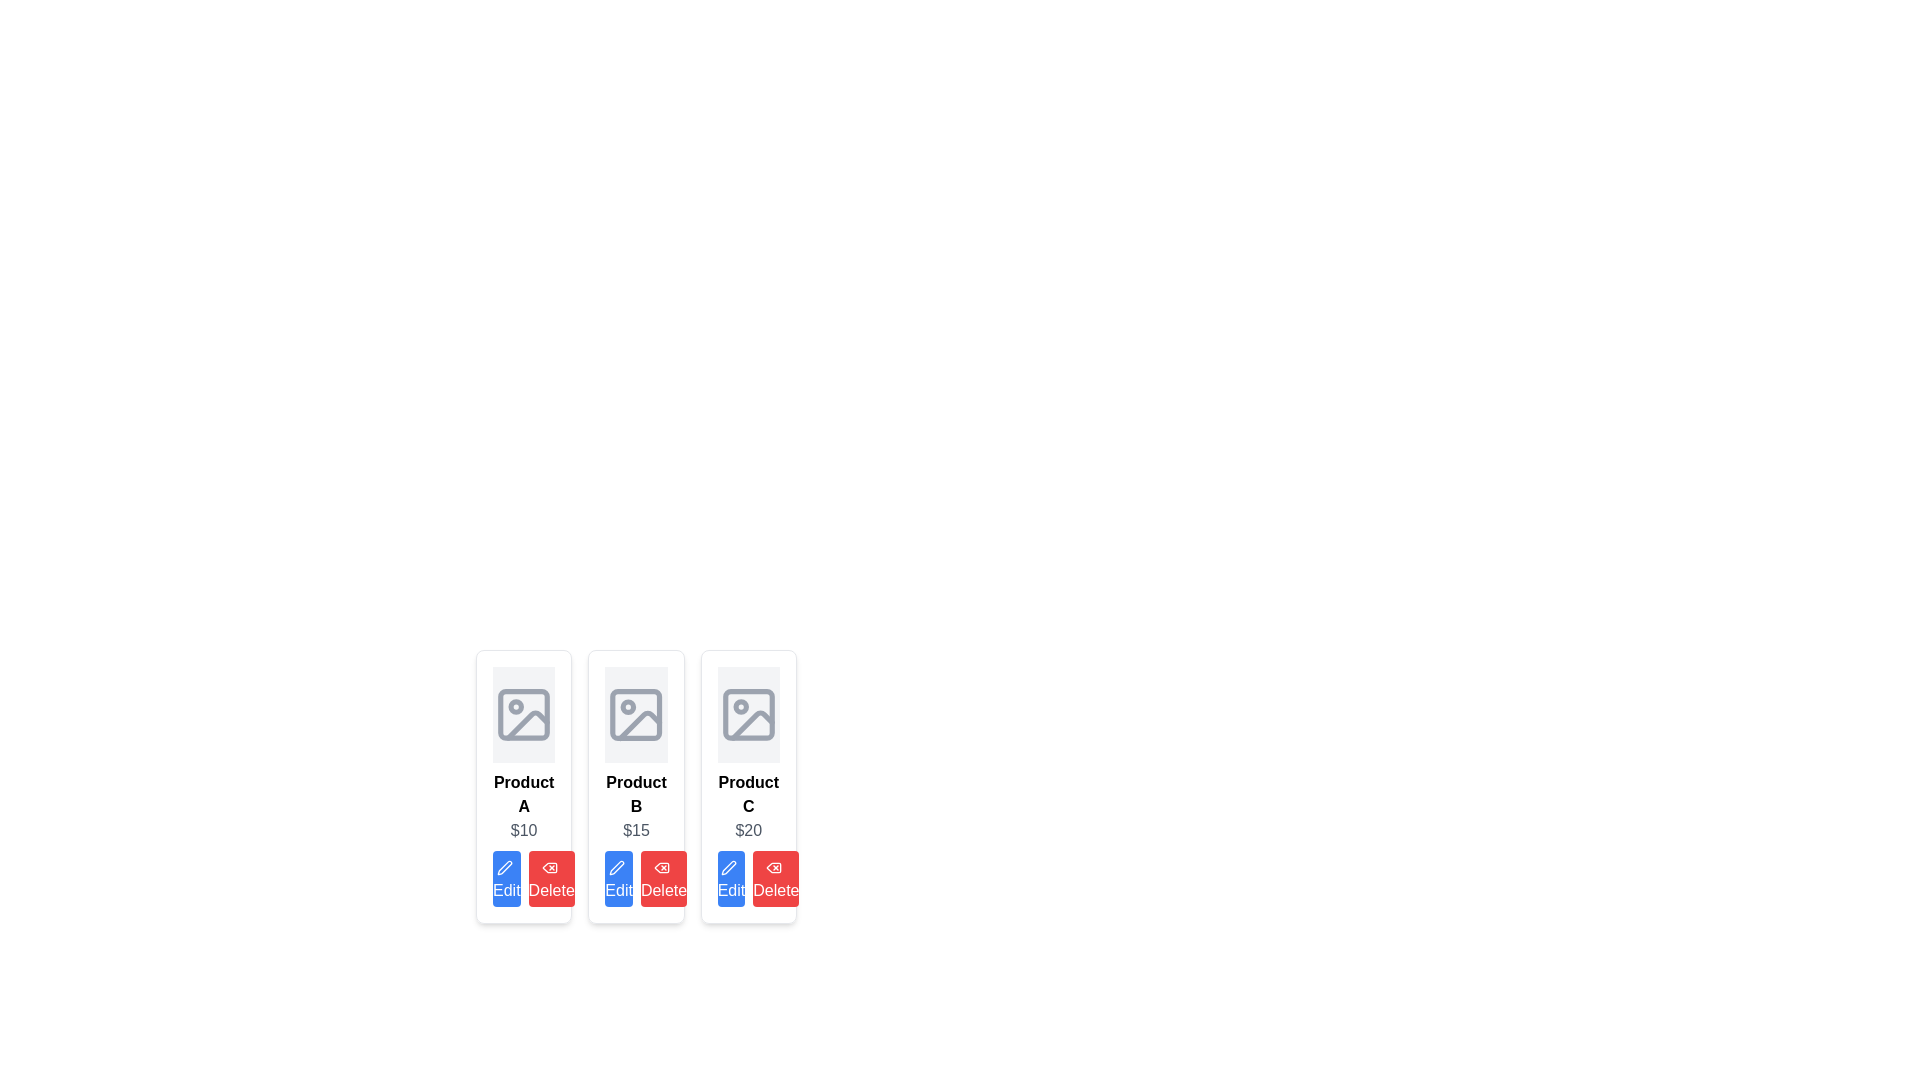 The width and height of the screenshot is (1920, 1080). What do you see at coordinates (662, 866) in the screenshot?
I see `the left-pointing arrow icon within the Delete button at the bottom-right corner of the Product B card` at bounding box center [662, 866].